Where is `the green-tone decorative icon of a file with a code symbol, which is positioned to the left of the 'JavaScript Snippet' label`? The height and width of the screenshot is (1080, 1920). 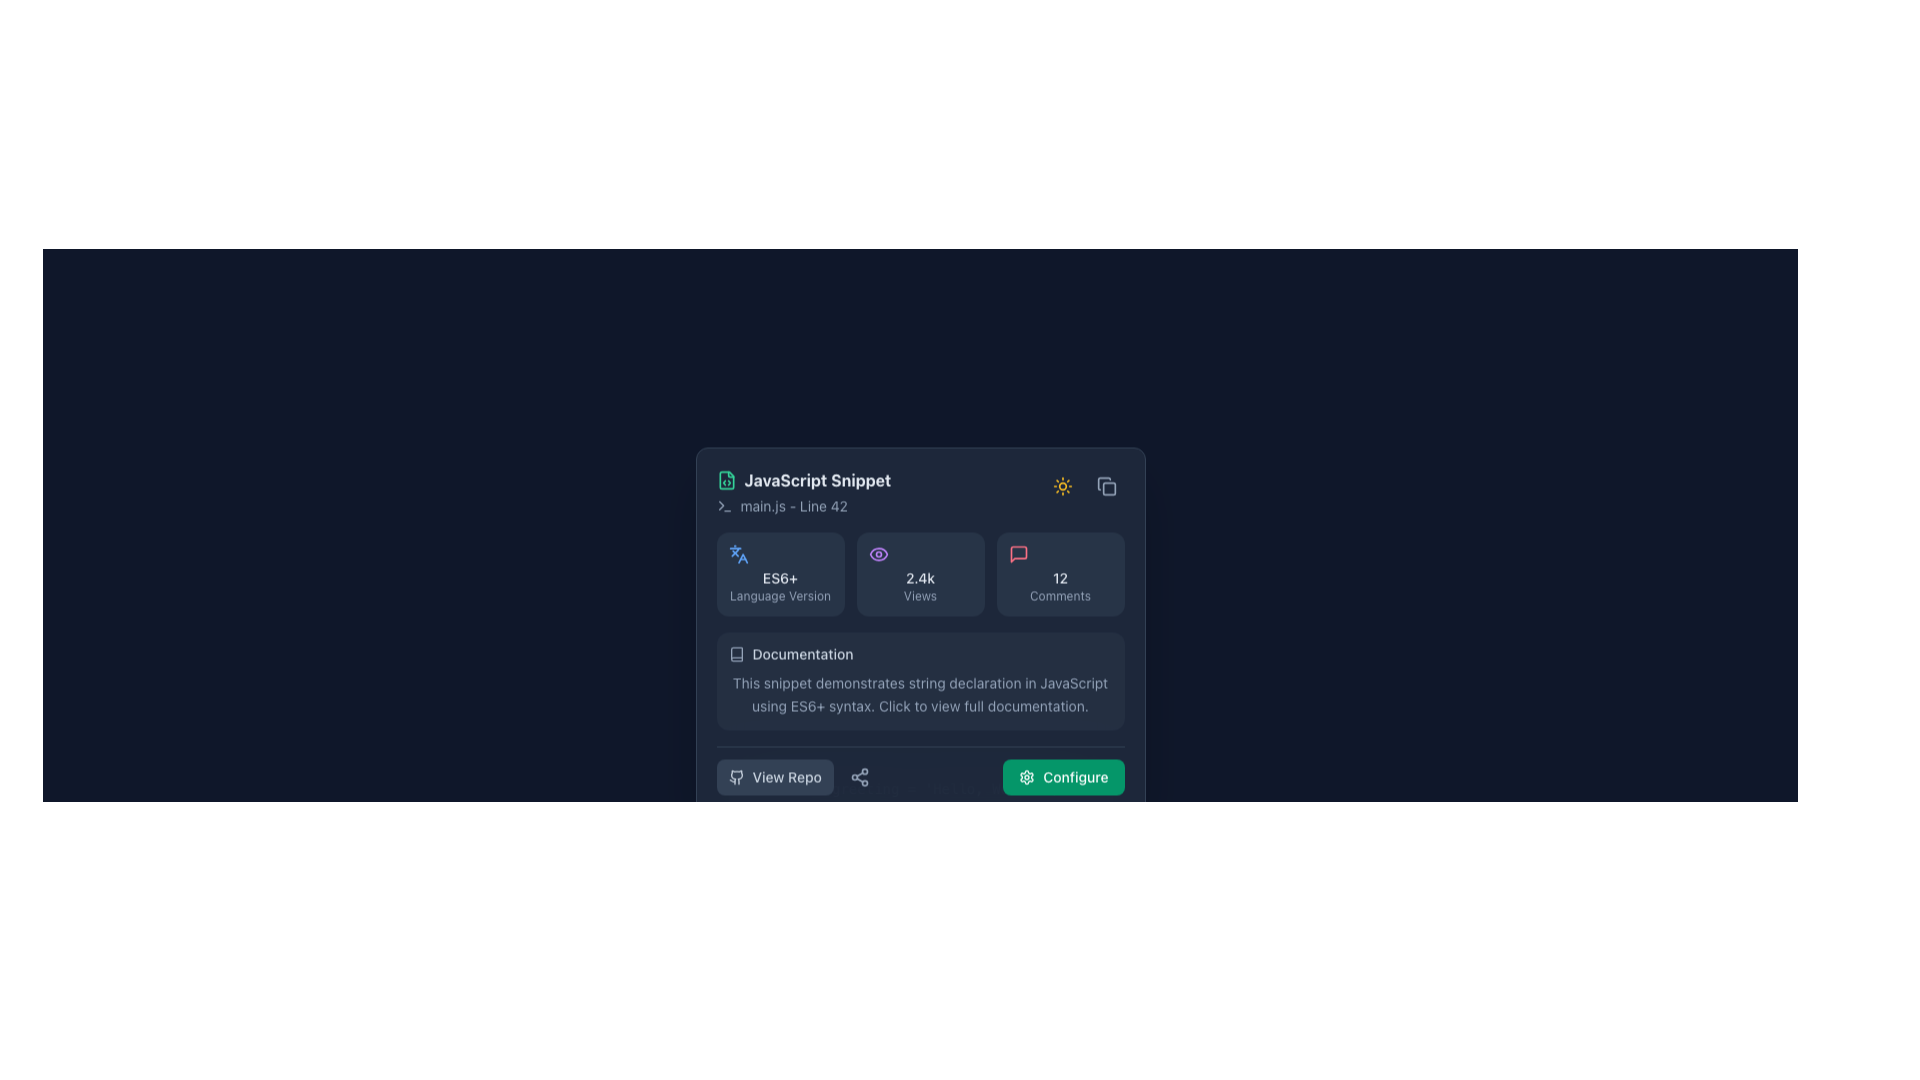 the green-tone decorative icon of a file with a code symbol, which is positioned to the left of the 'JavaScript Snippet' label is located at coordinates (725, 480).